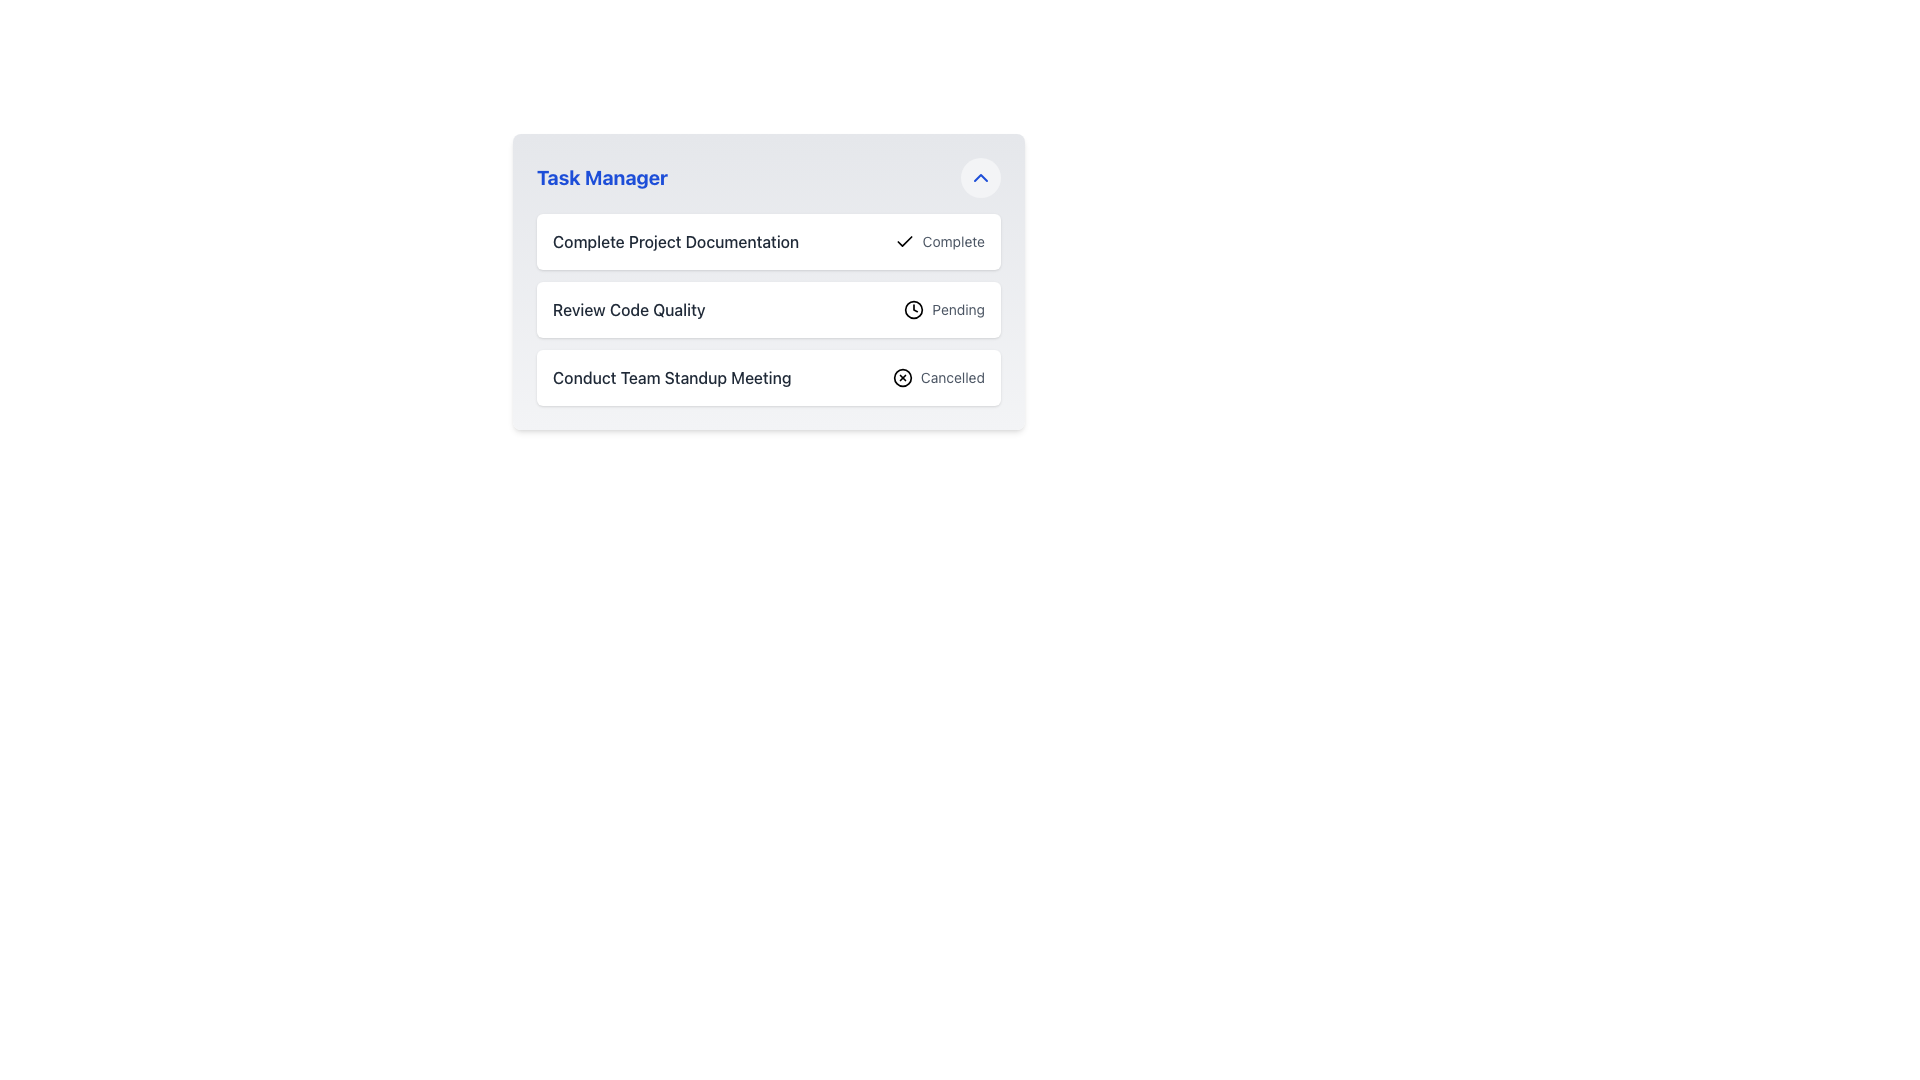  What do you see at coordinates (903, 241) in the screenshot?
I see `the checkmark icon located to the left of the 'Complete' text label in the first row of the task list under 'Task Manager'` at bounding box center [903, 241].